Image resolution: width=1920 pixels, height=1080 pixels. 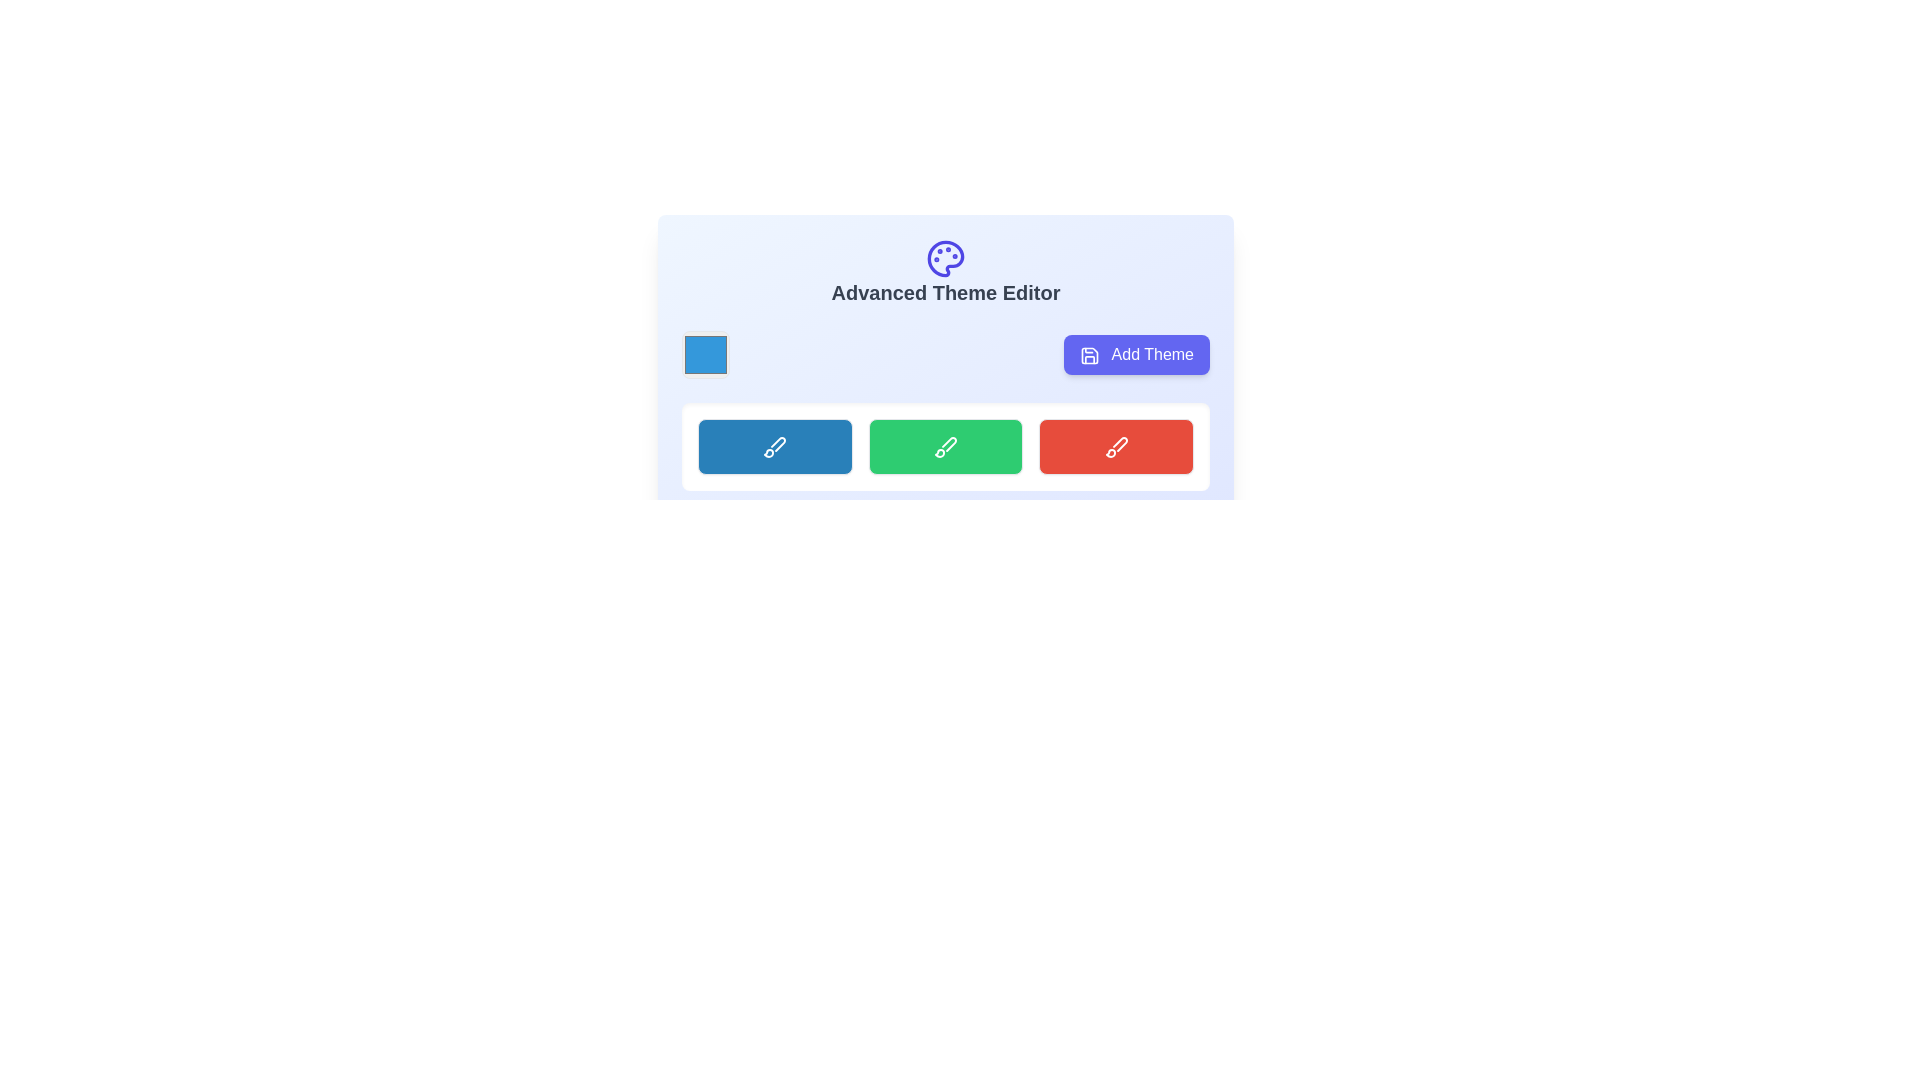 What do you see at coordinates (944, 257) in the screenshot?
I see `the painter's palette icon located at the top center of the interface` at bounding box center [944, 257].